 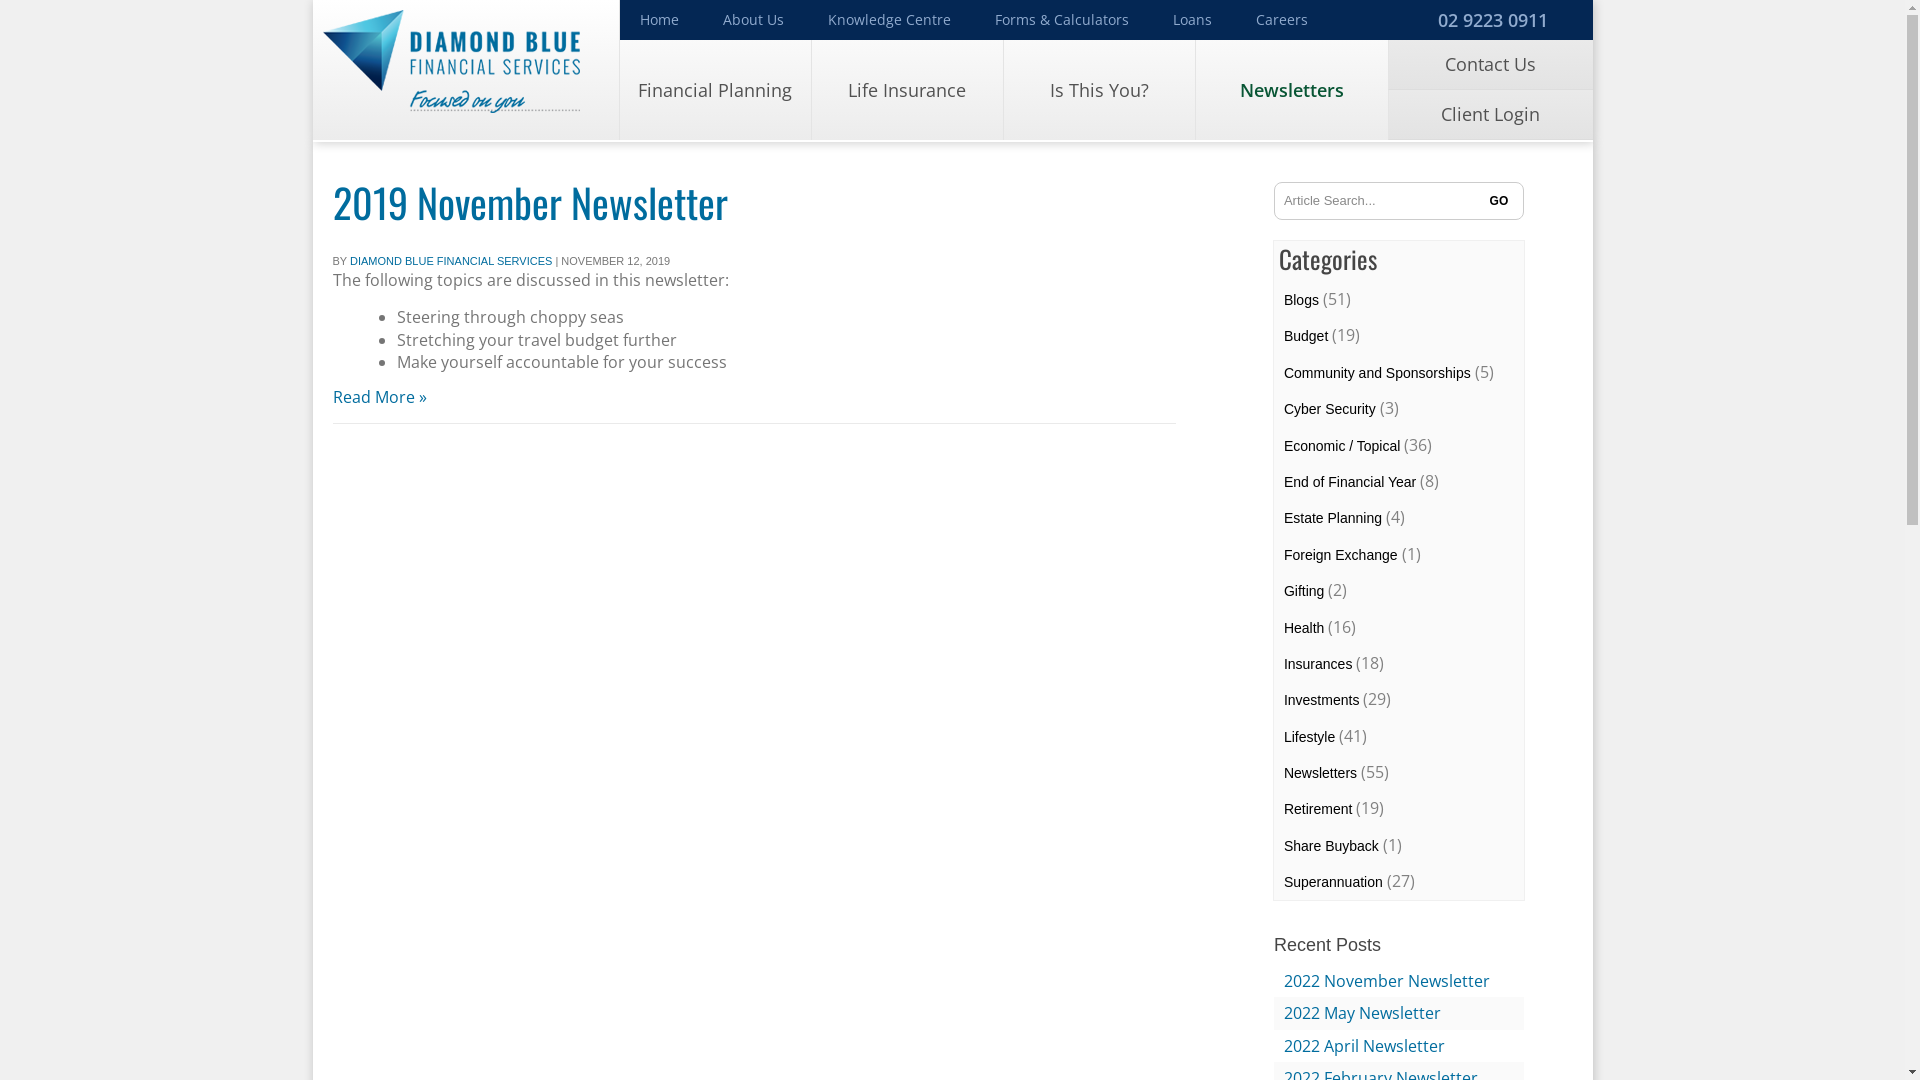 I want to click on 'Life Insurance', so click(x=906, y=88).